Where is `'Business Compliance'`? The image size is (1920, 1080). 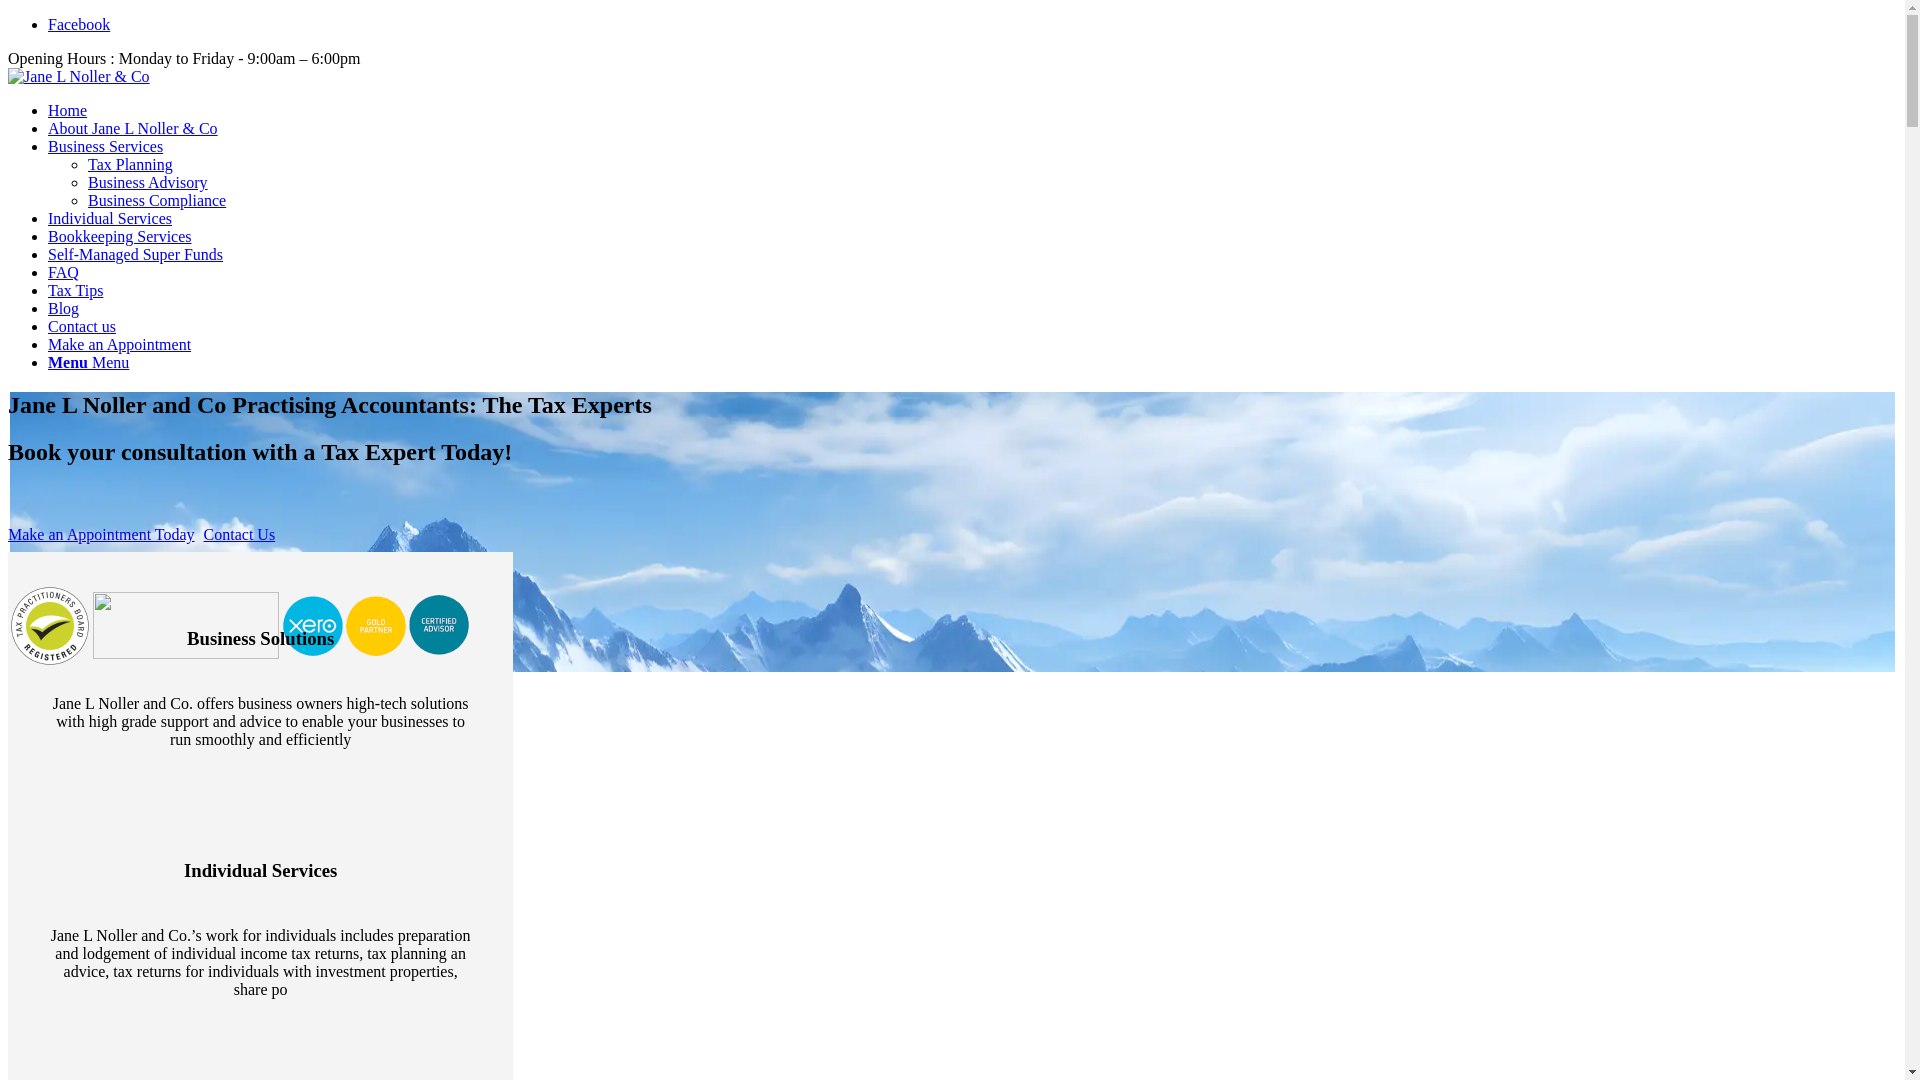
'Business Compliance' is located at coordinates (156, 200).